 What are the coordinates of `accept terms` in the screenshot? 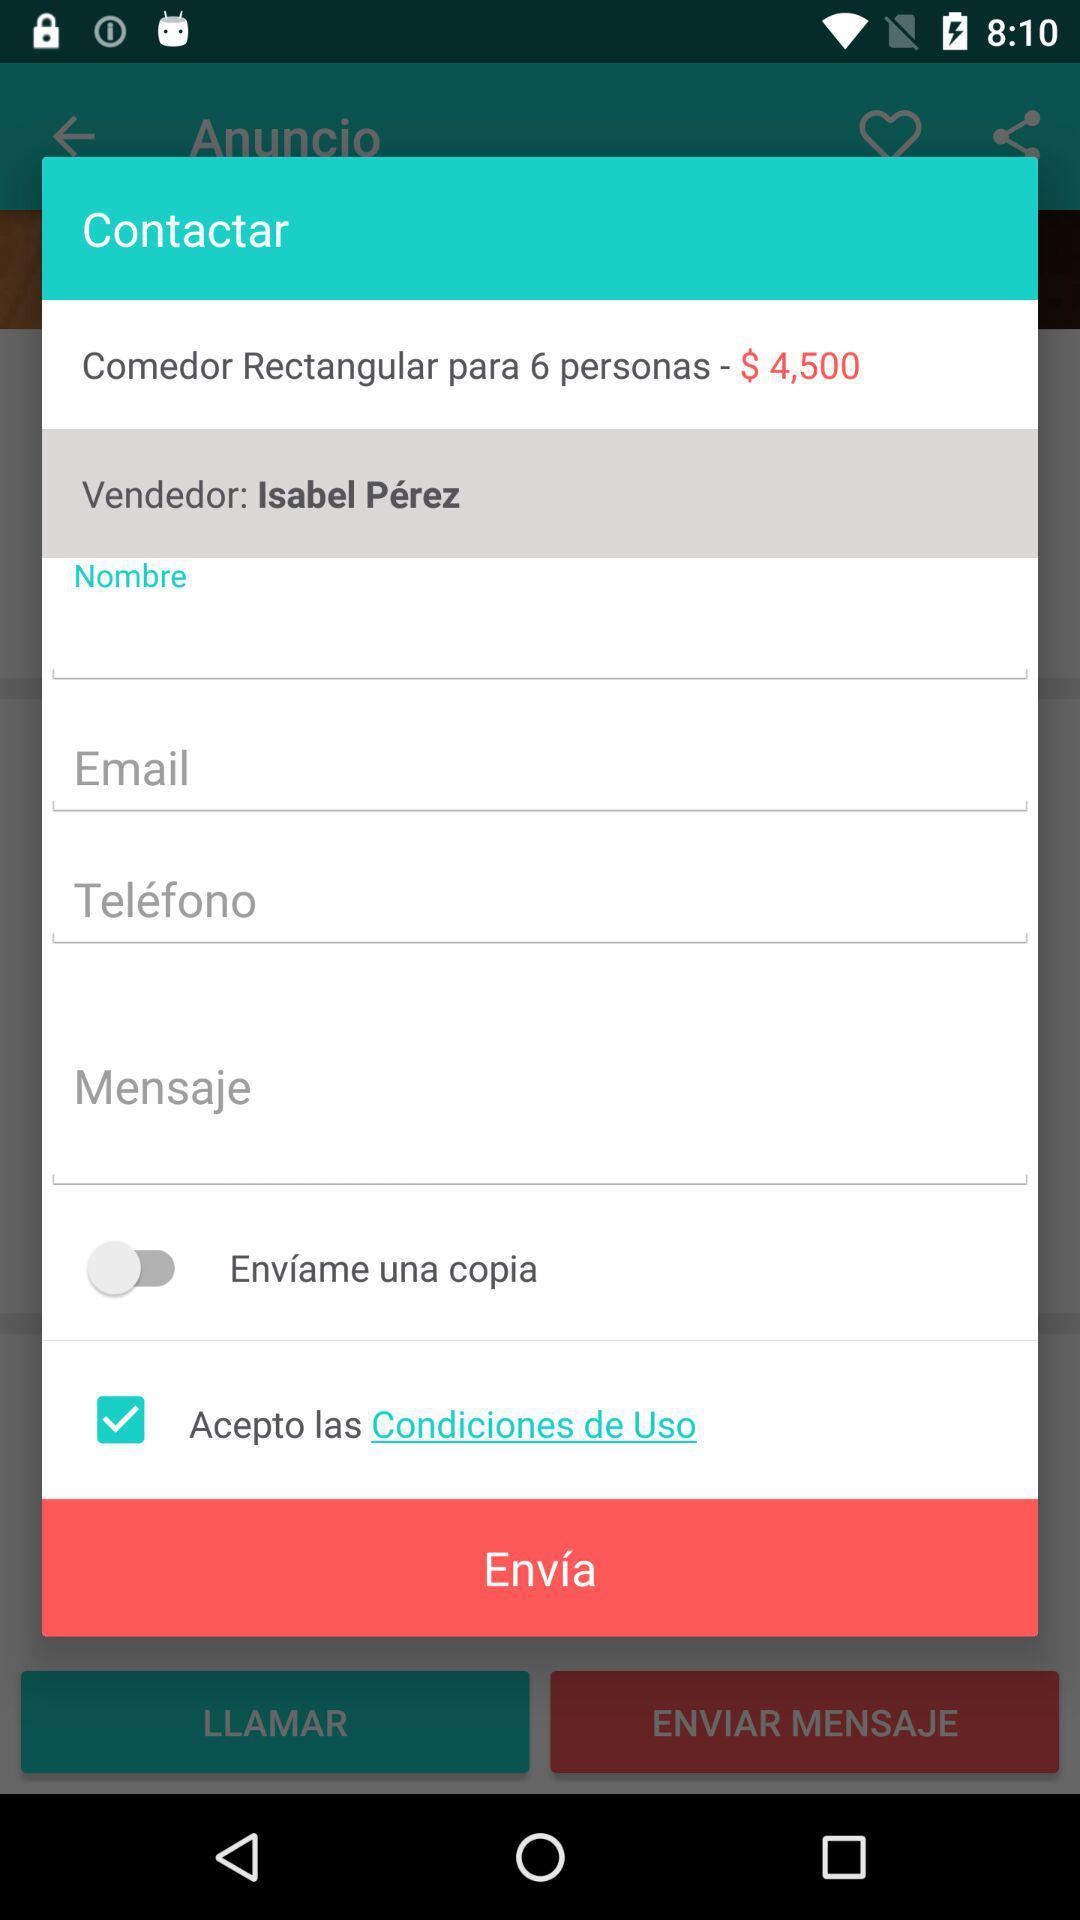 It's located at (120, 1418).